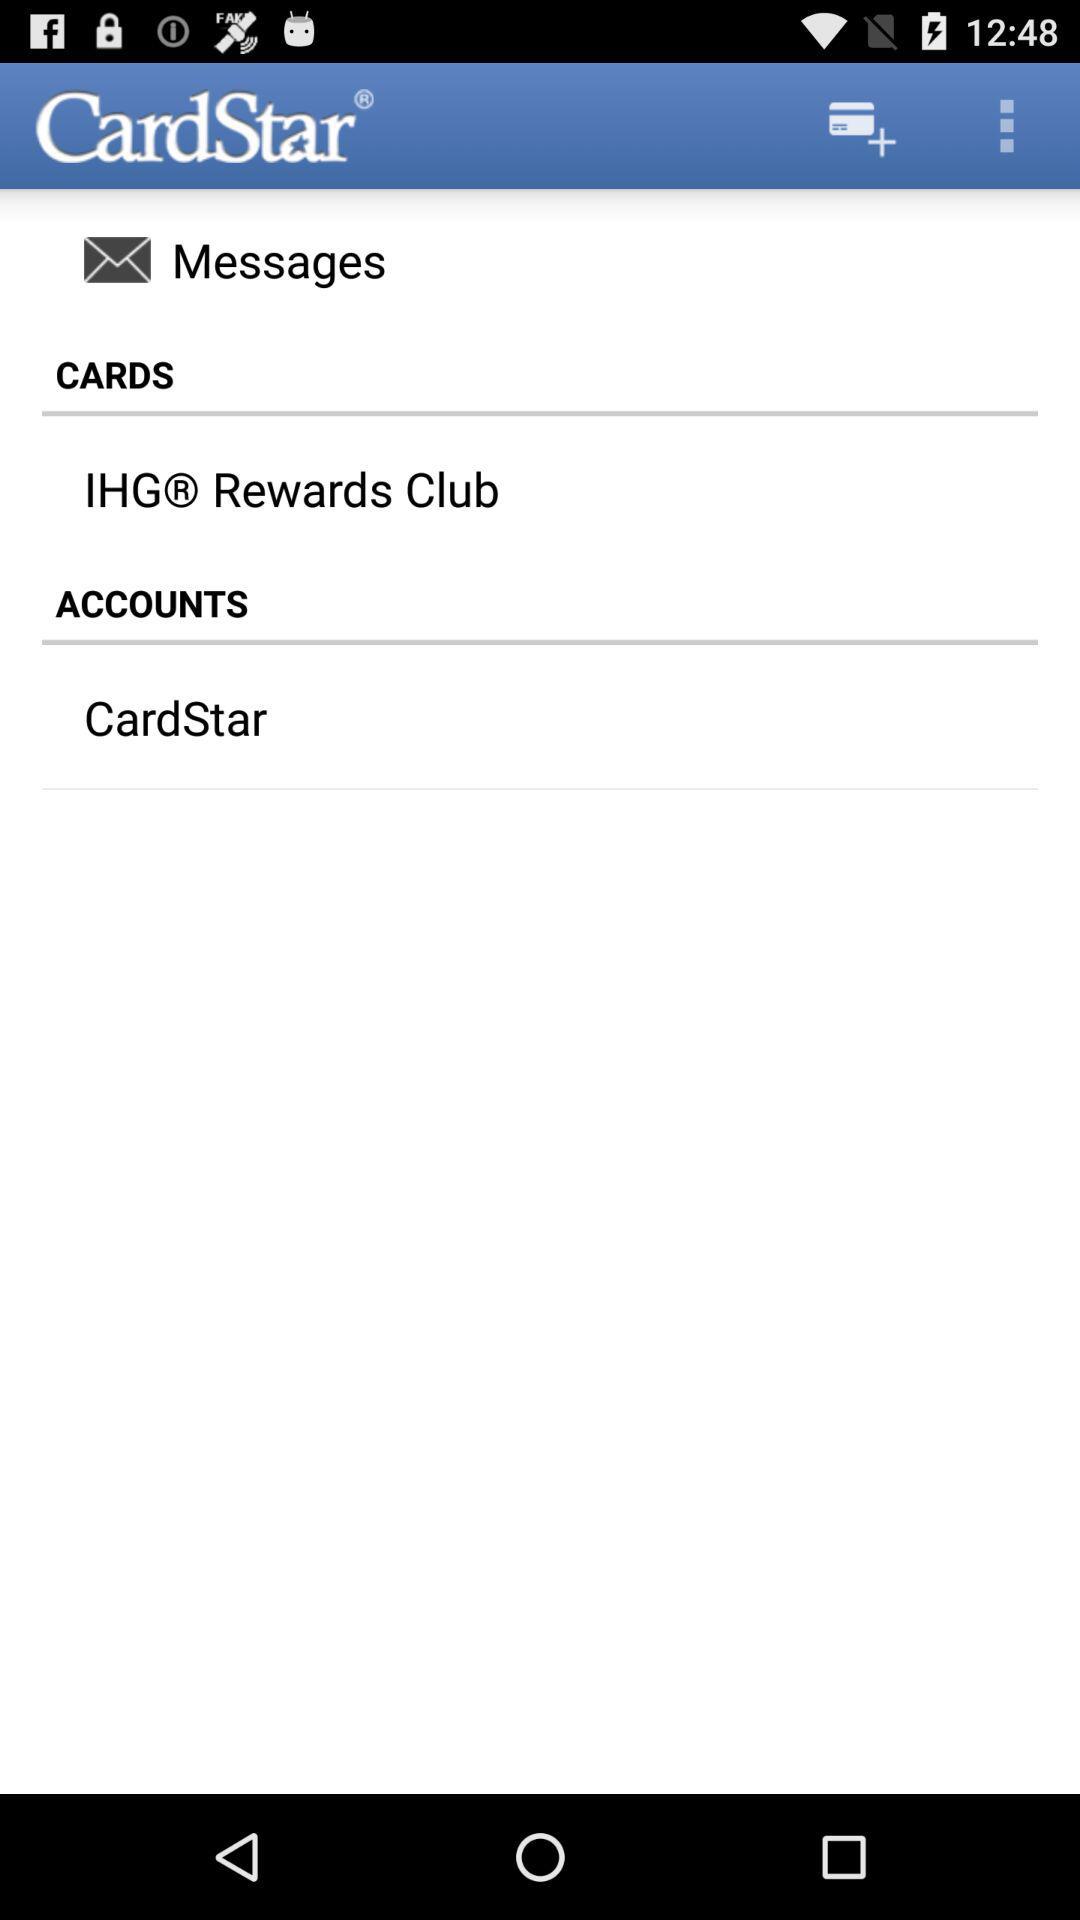 The height and width of the screenshot is (1920, 1080). What do you see at coordinates (500, 717) in the screenshot?
I see `cardstar icon` at bounding box center [500, 717].